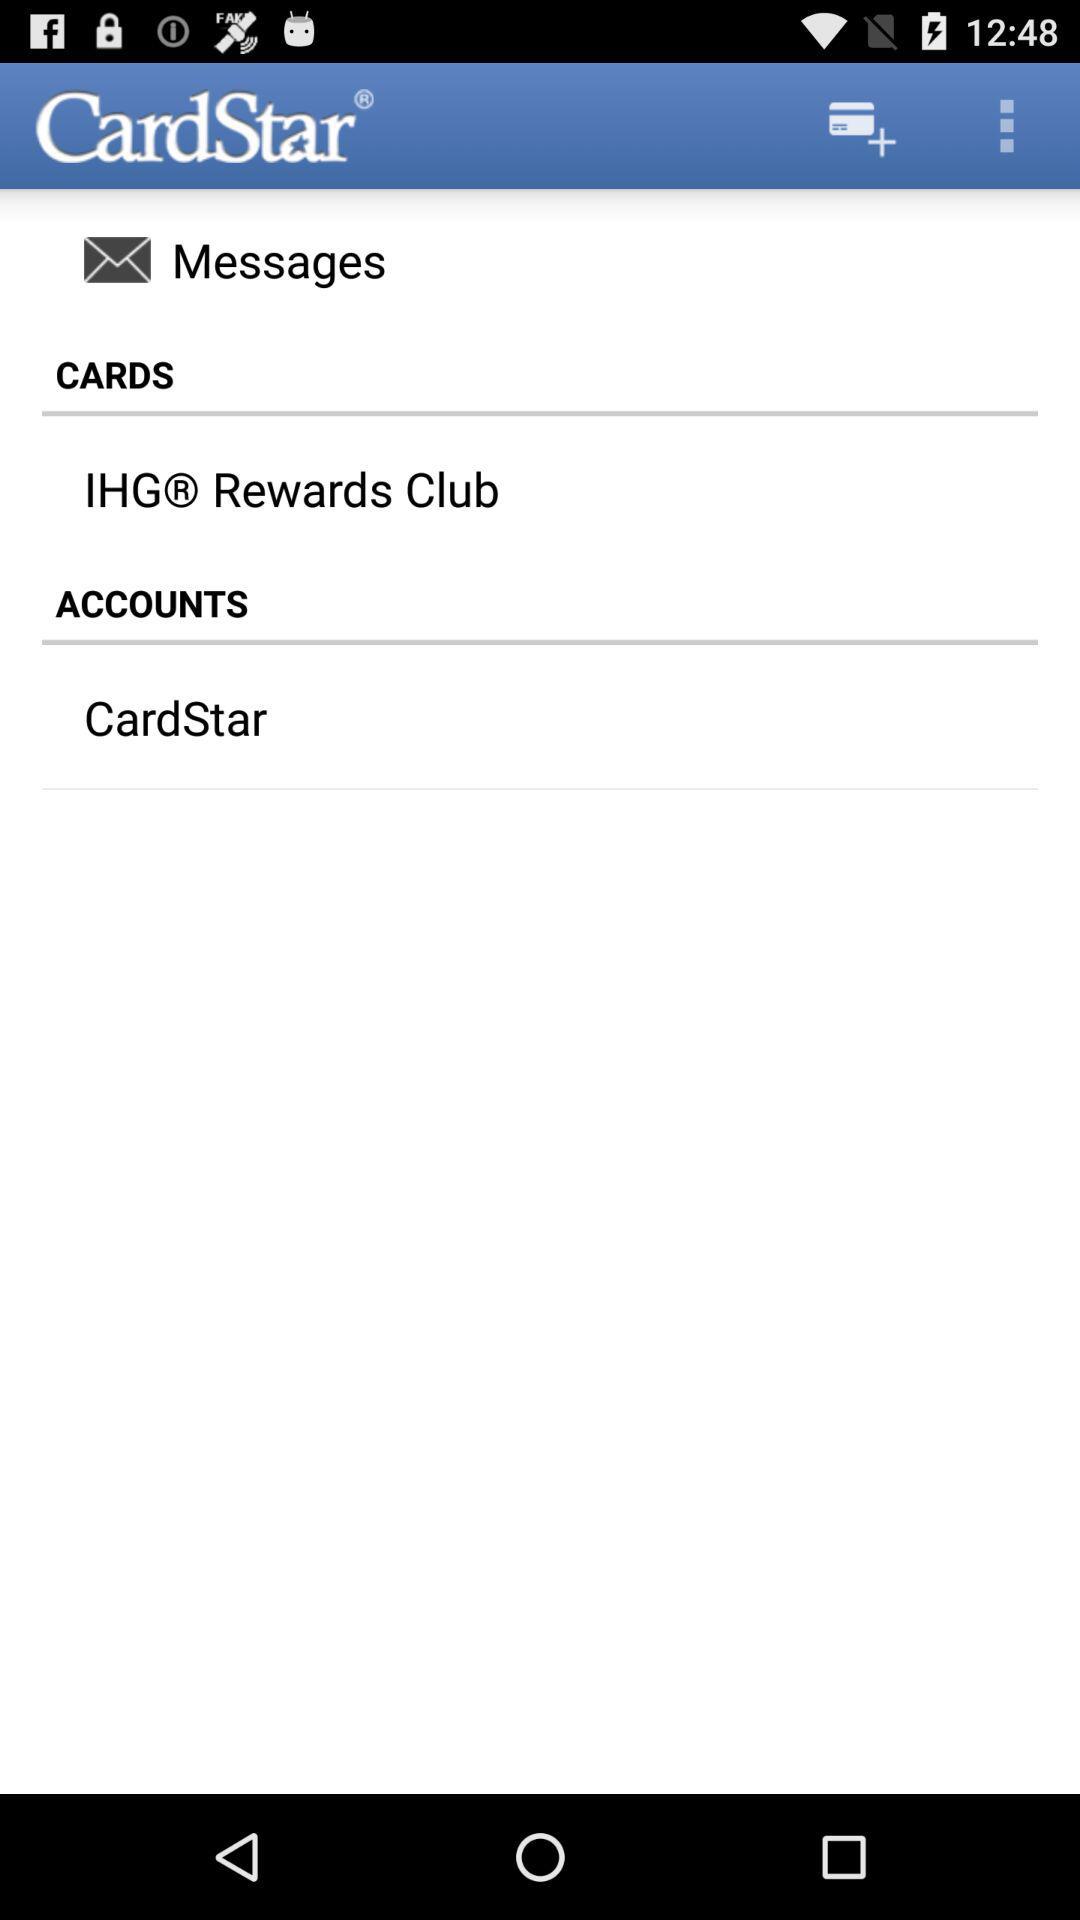 The height and width of the screenshot is (1920, 1080). What do you see at coordinates (500, 717) in the screenshot?
I see `cardstar icon` at bounding box center [500, 717].